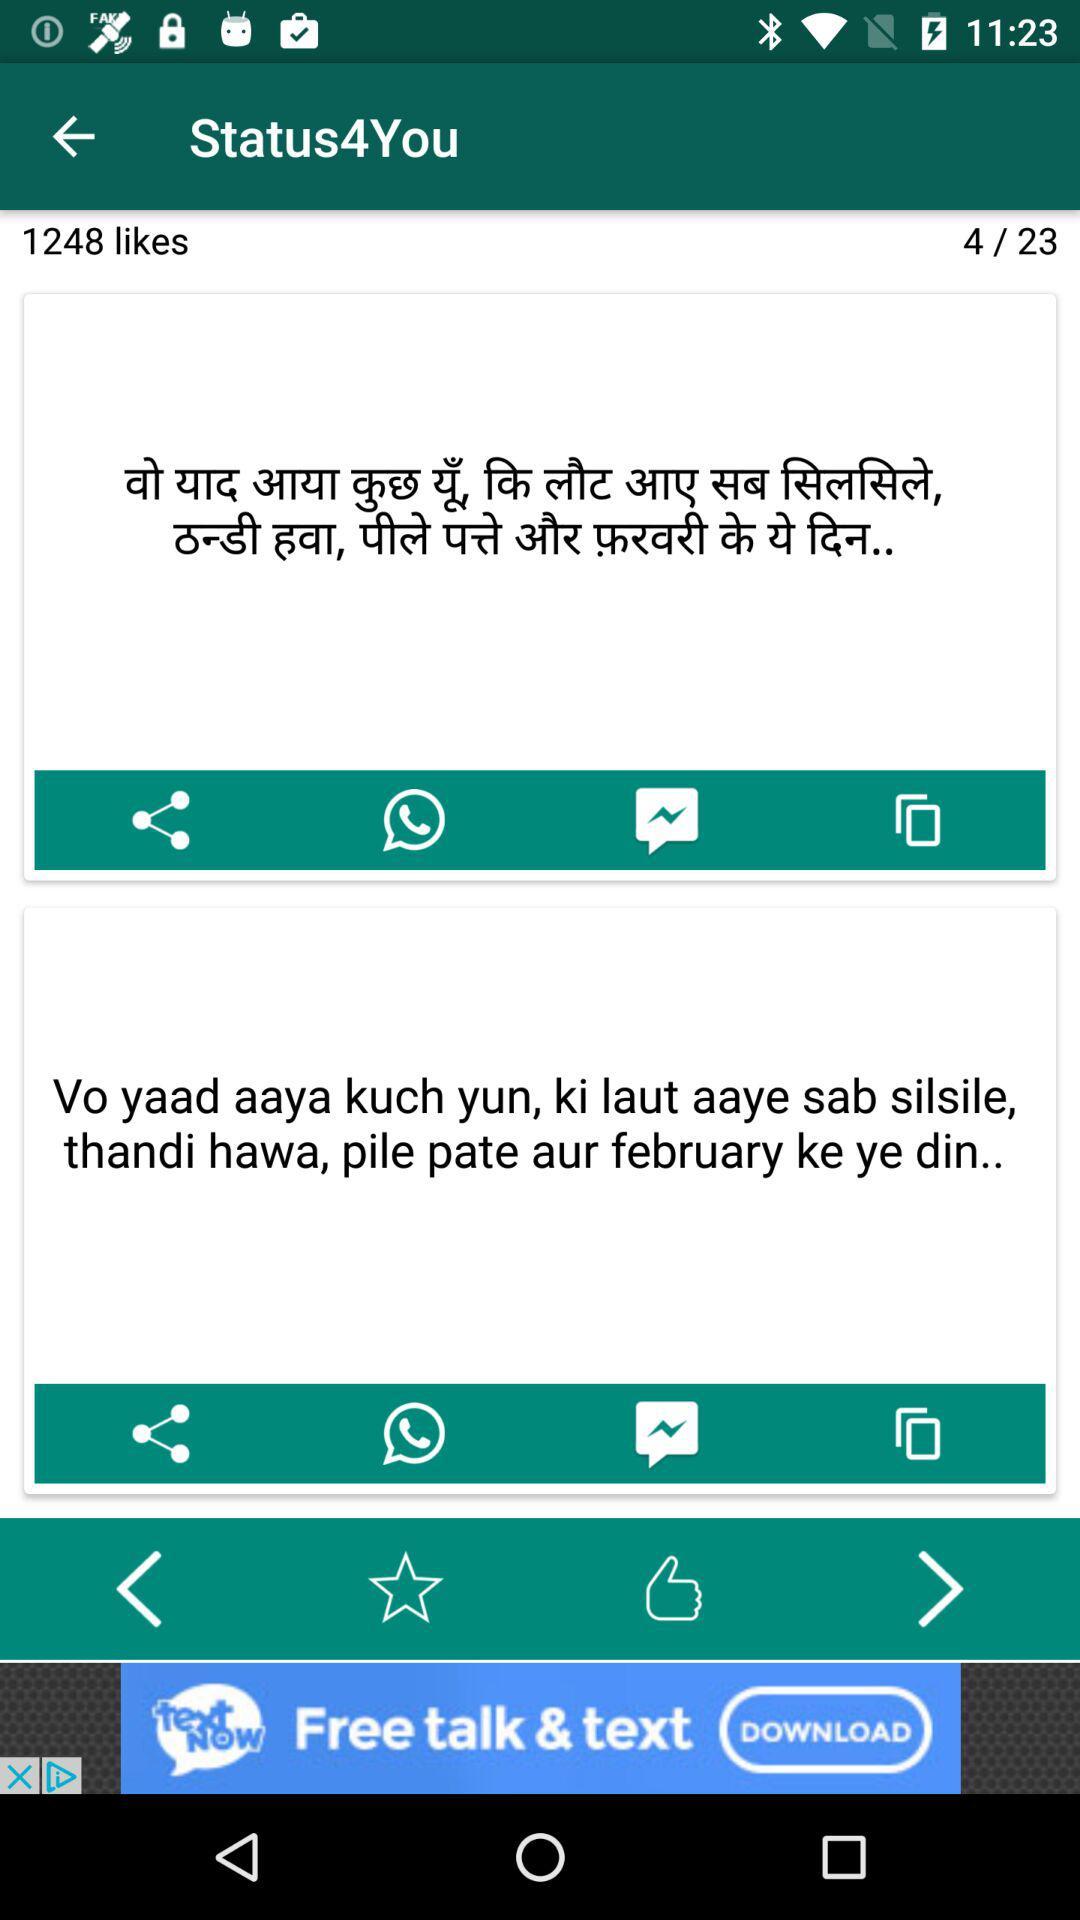  I want to click on call, so click(412, 1432).